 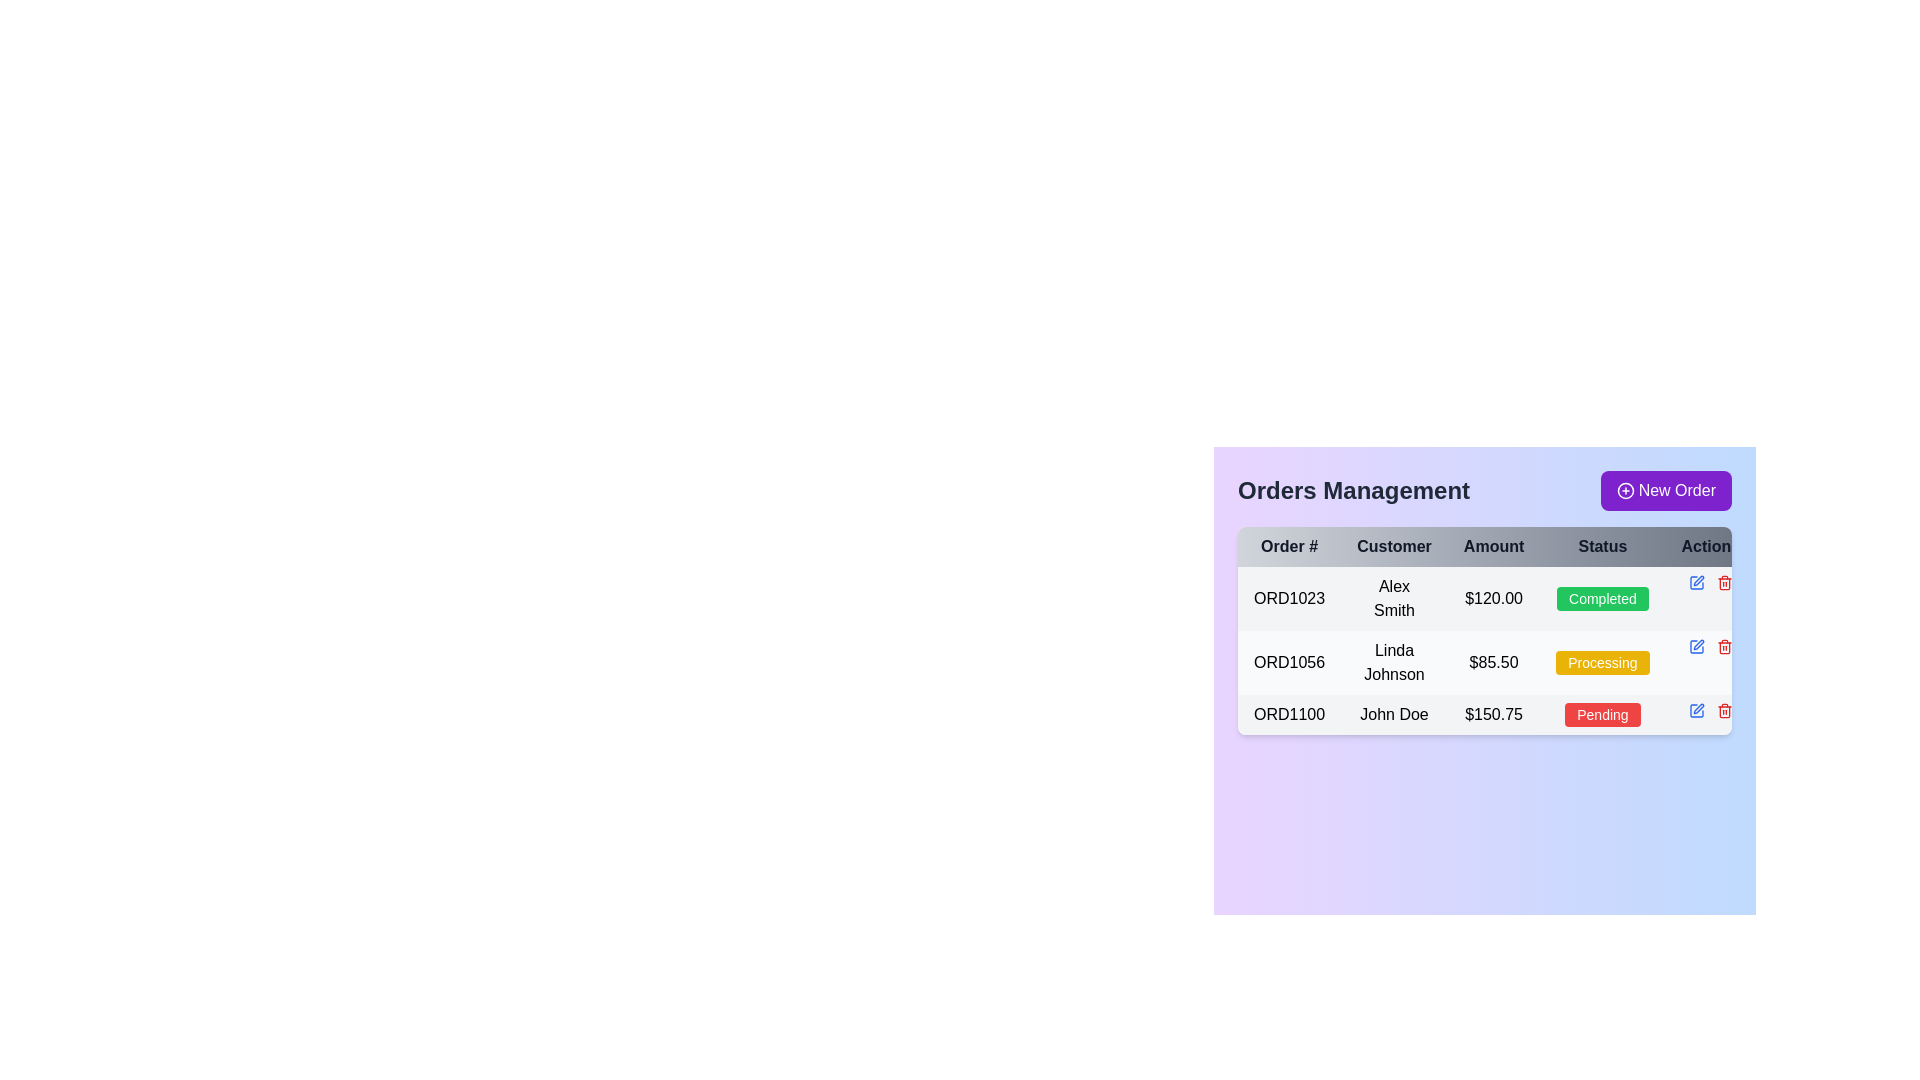 What do you see at coordinates (1602, 713) in the screenshot?
I see `the rectangular badge with a red background and white text reading 'Pending' that is located in the 'Status' column for the order 'ORD1100 / John Doe / $150.75'` at bounding box center [1602, 713].